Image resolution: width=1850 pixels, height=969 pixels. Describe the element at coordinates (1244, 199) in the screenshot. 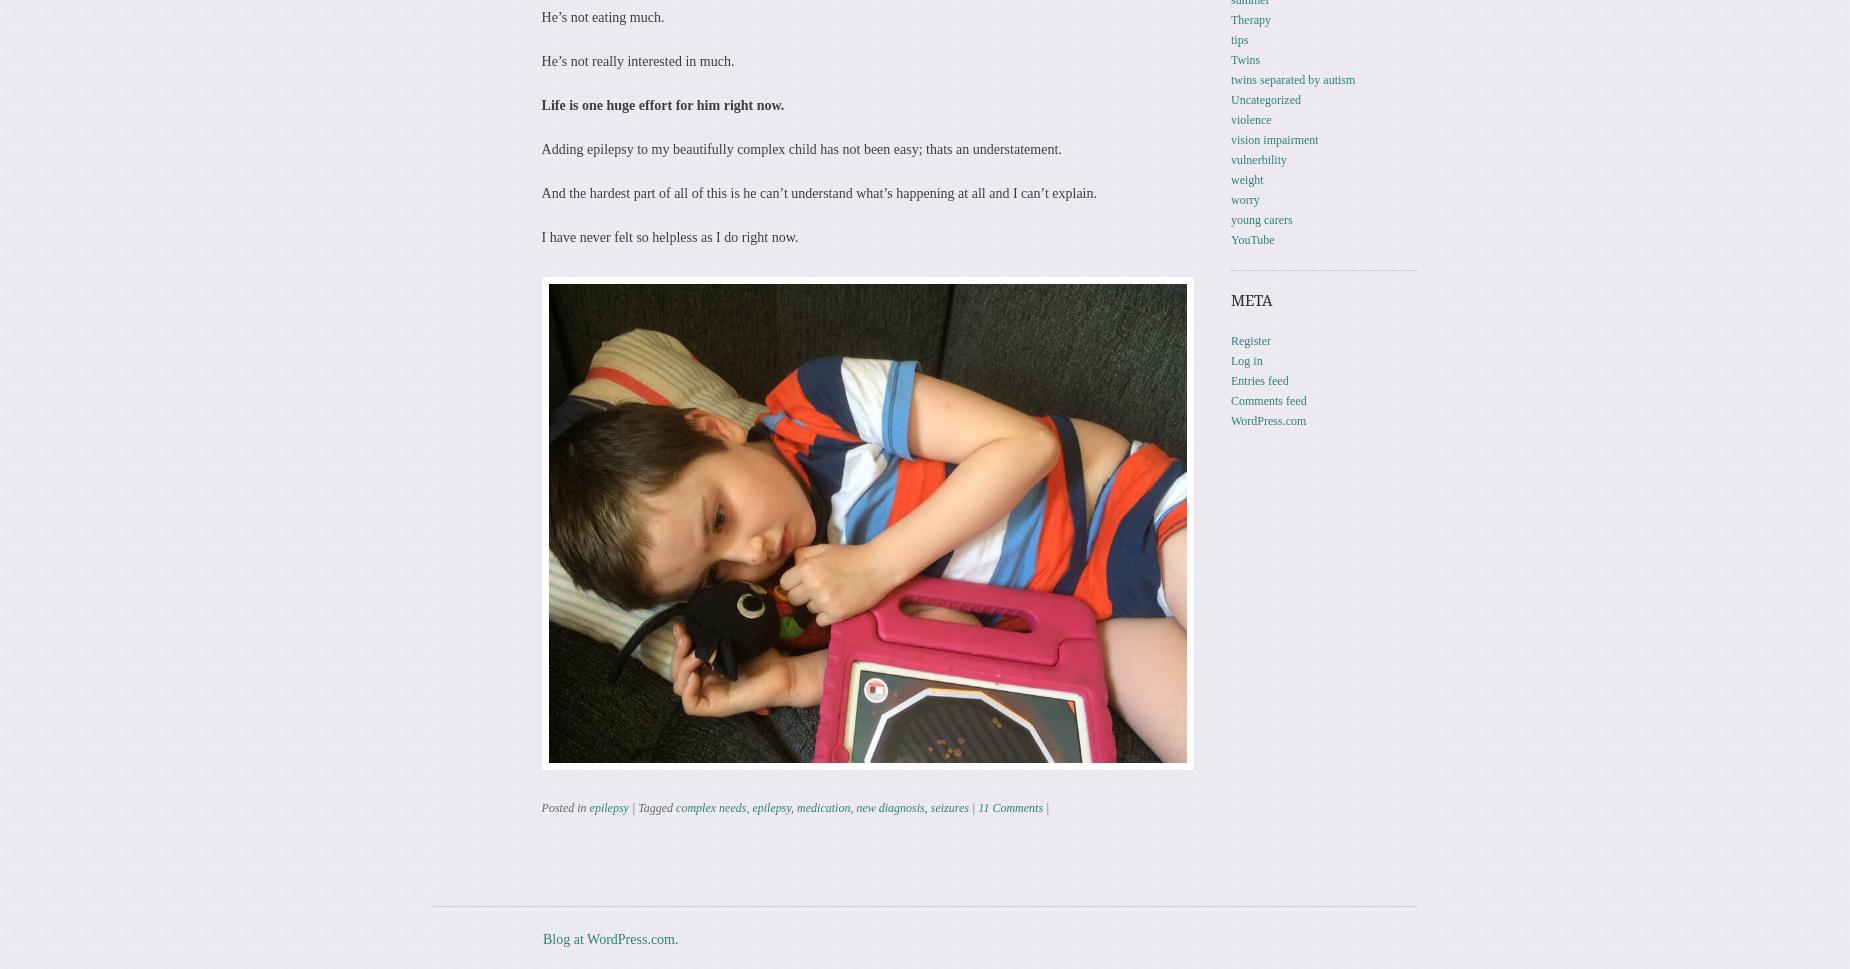

I see `'worry'` at that location.